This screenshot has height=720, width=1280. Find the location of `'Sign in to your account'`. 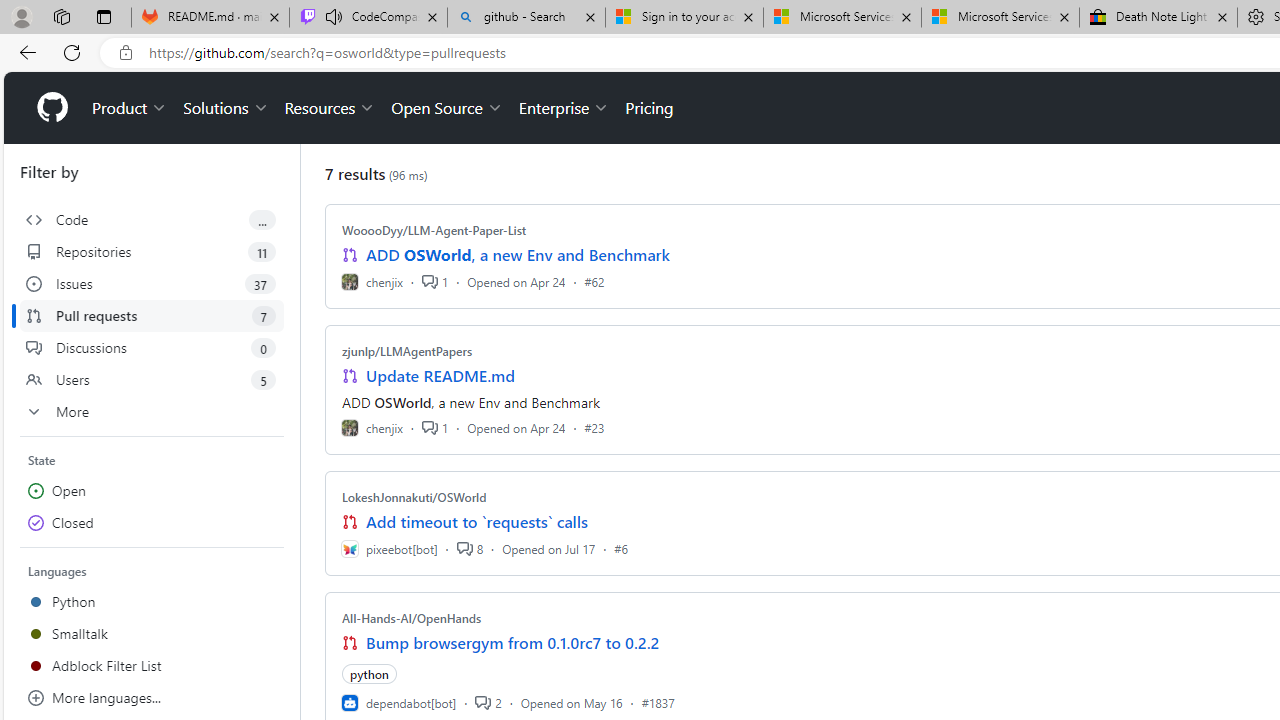

'Sign in to your account' is located at coordinates (684, 17).